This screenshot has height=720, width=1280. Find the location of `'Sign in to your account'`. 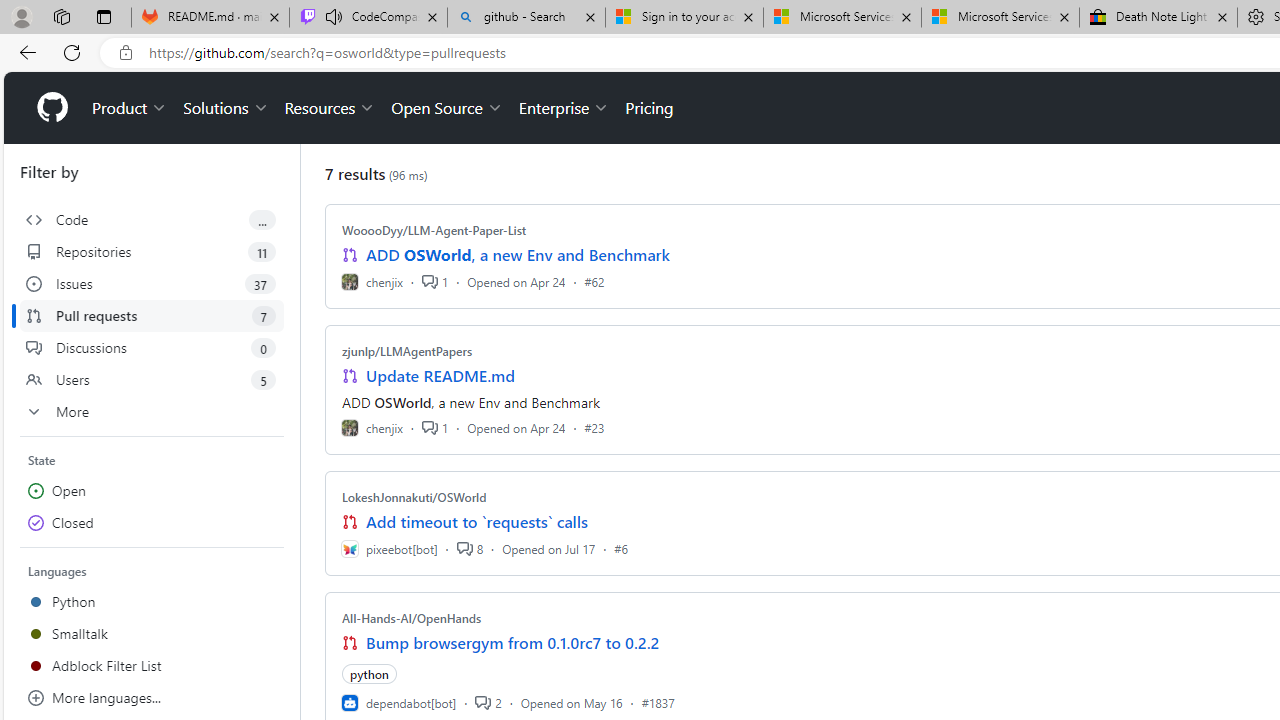

'Sign in to your account' is located at coordinates (684, 17).